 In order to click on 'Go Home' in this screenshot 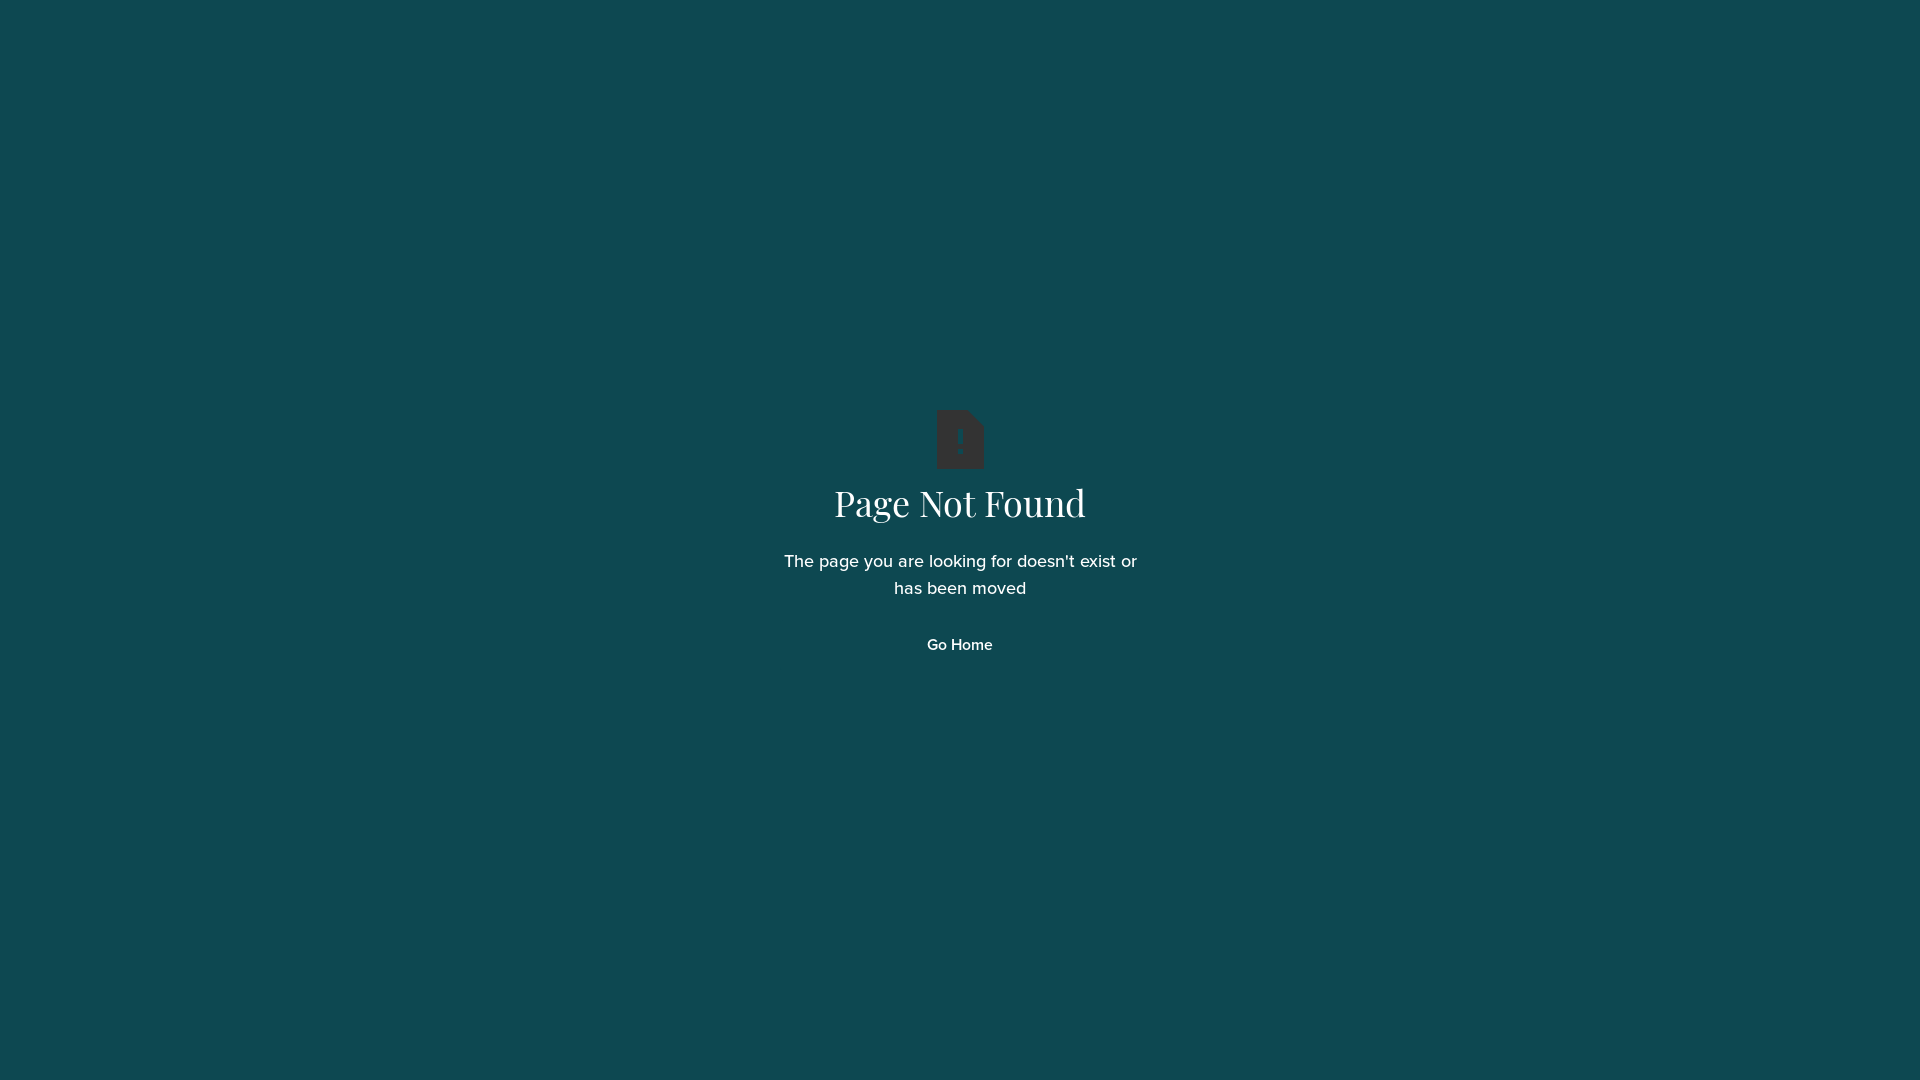, I will do `click(960, 645)`.